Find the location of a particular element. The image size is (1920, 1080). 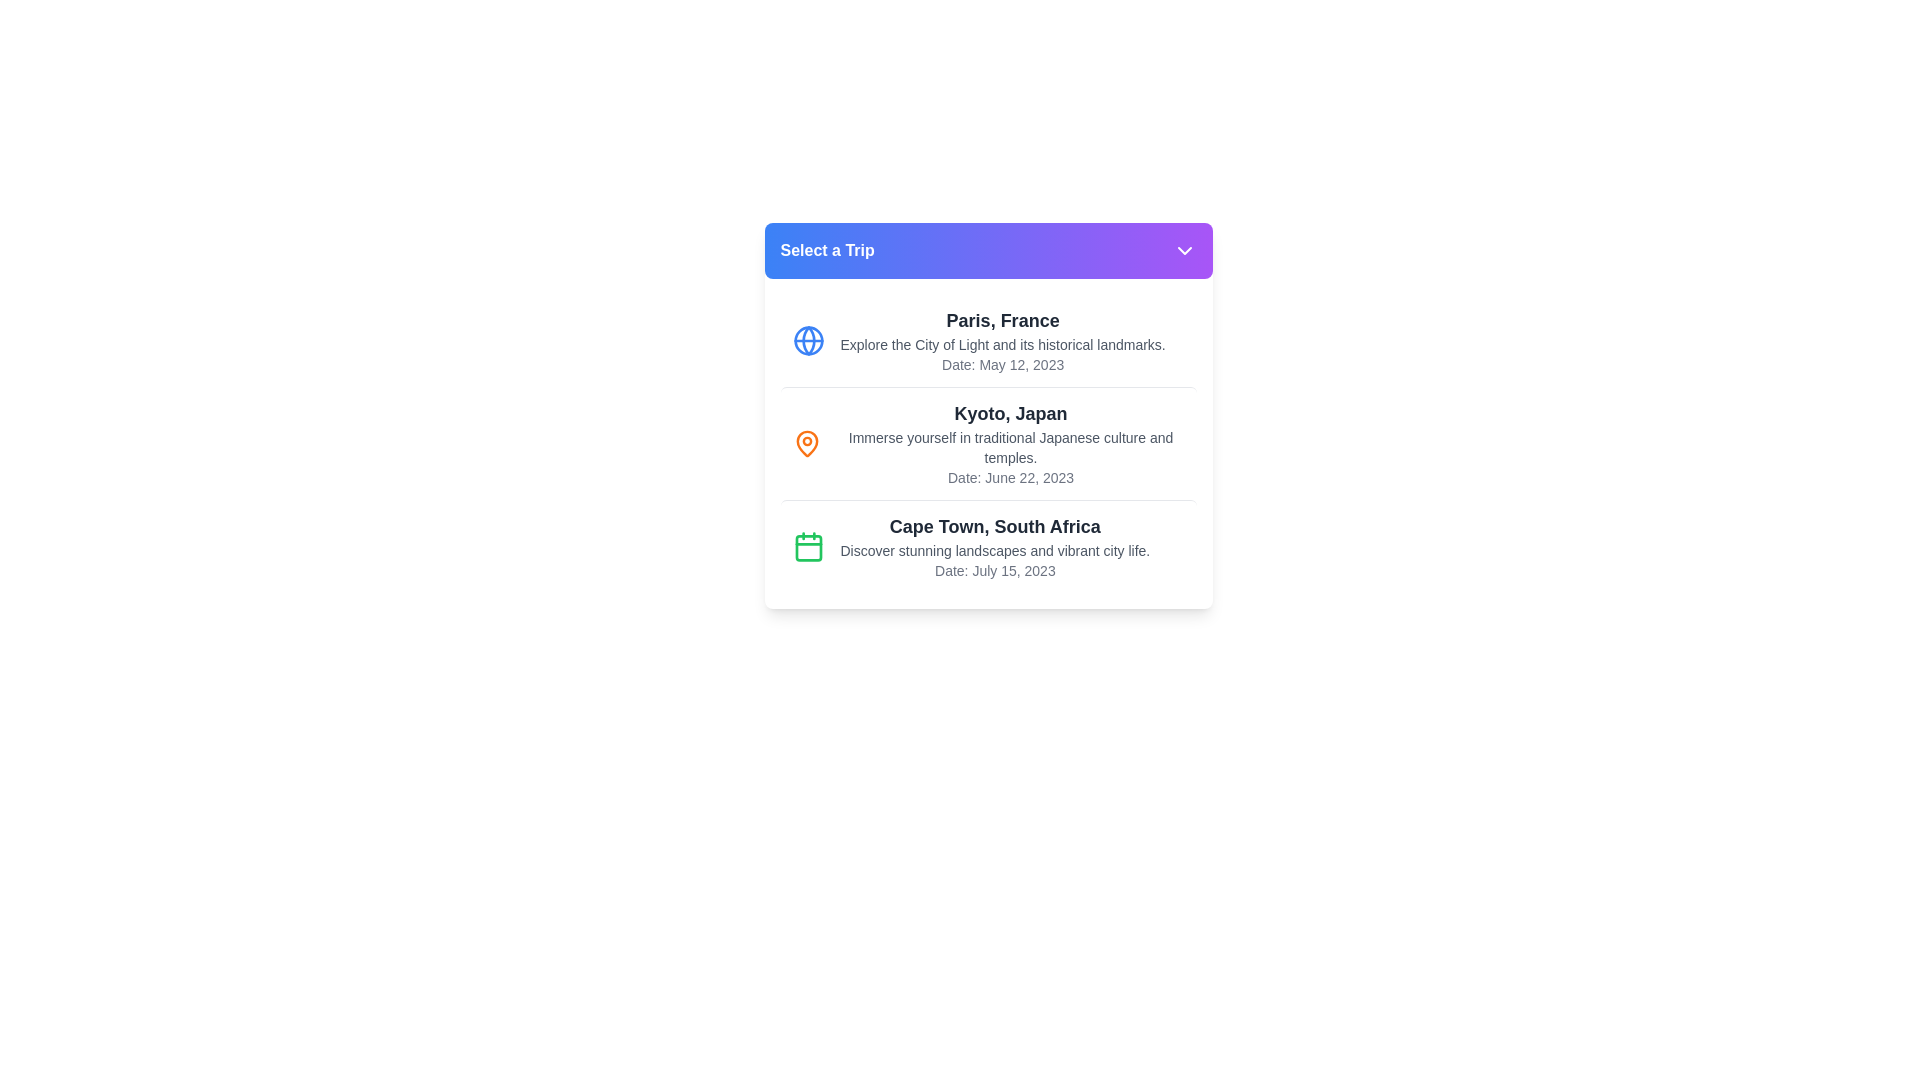

the central circular part of the globe icon representing the location marker for 'Paris, France', which is located to the left of the text in the top list item is located at coordinates (808, 339).